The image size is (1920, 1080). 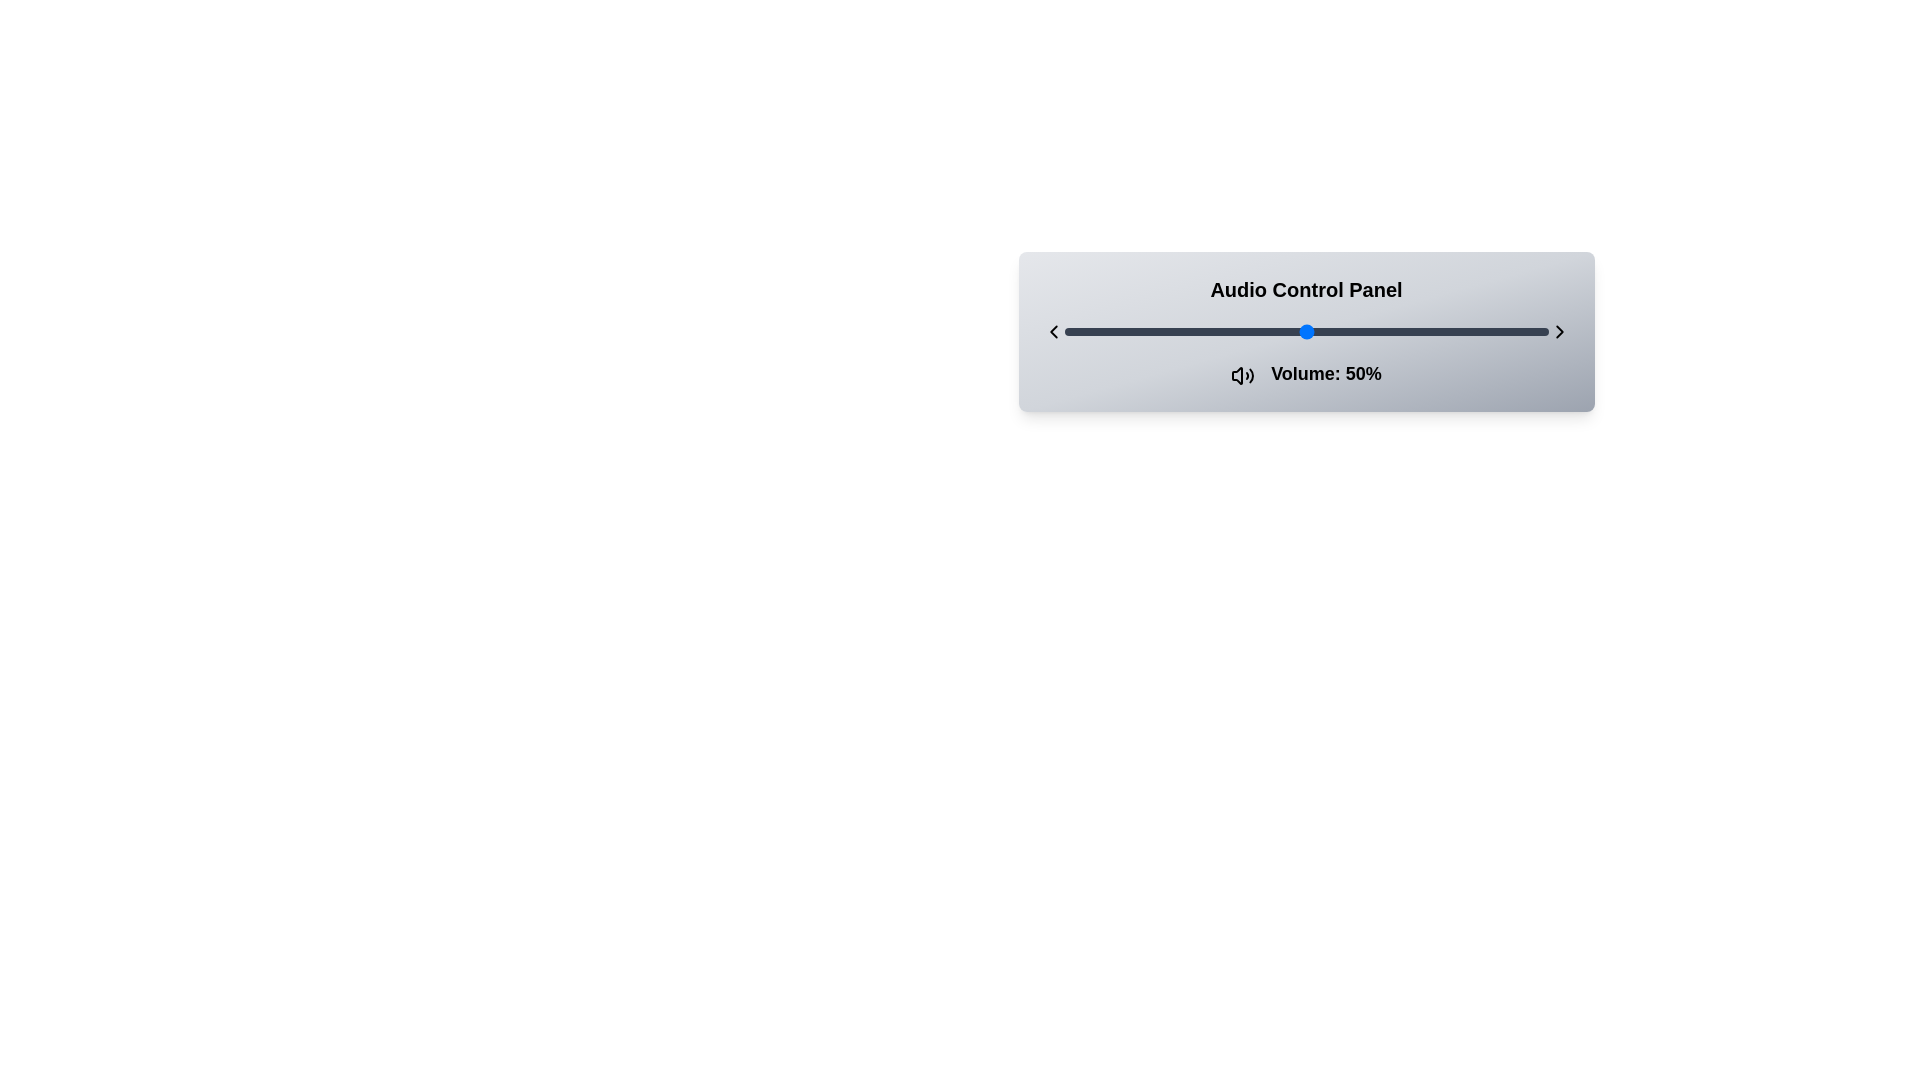 What do you see at coordinates (1306, 289) in the screenshot?
I see `the header text component displaying 'Audio Control Panel', which is centrally aligned and prominently styled with a bold font` at bounding box center [1306, 289].